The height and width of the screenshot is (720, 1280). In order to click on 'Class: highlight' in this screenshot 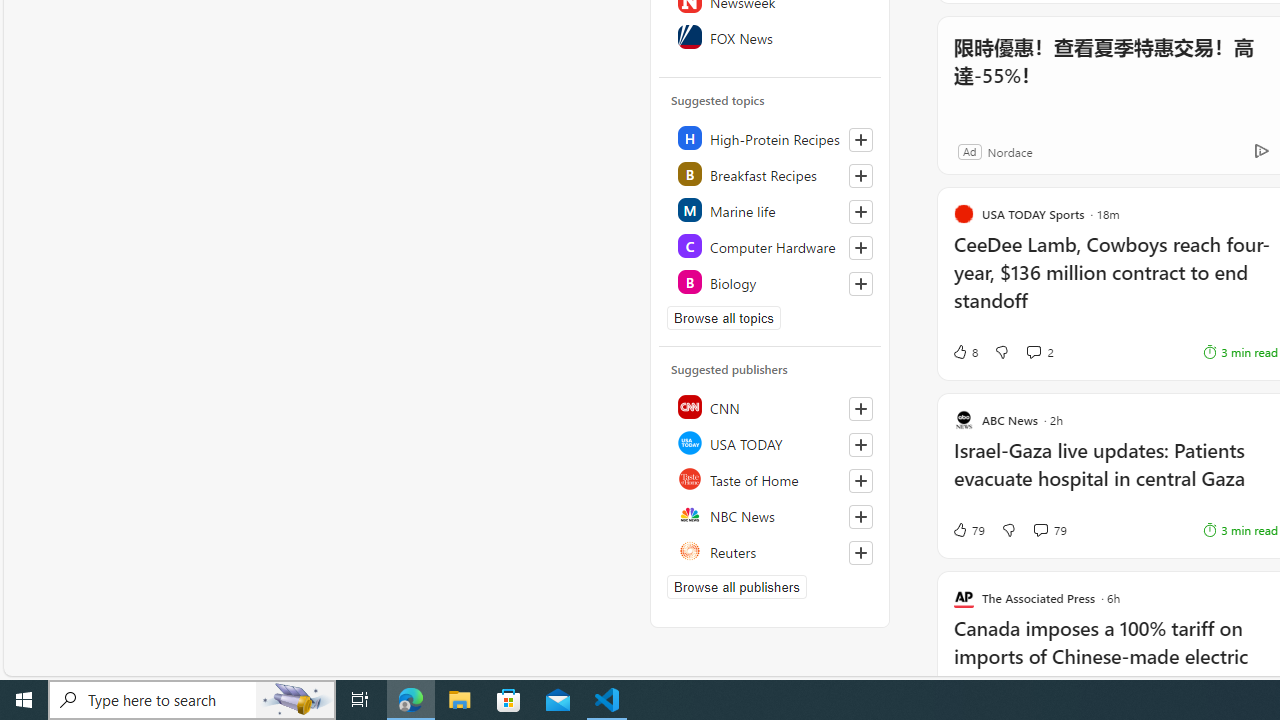, I will do `click(770, 281)`.